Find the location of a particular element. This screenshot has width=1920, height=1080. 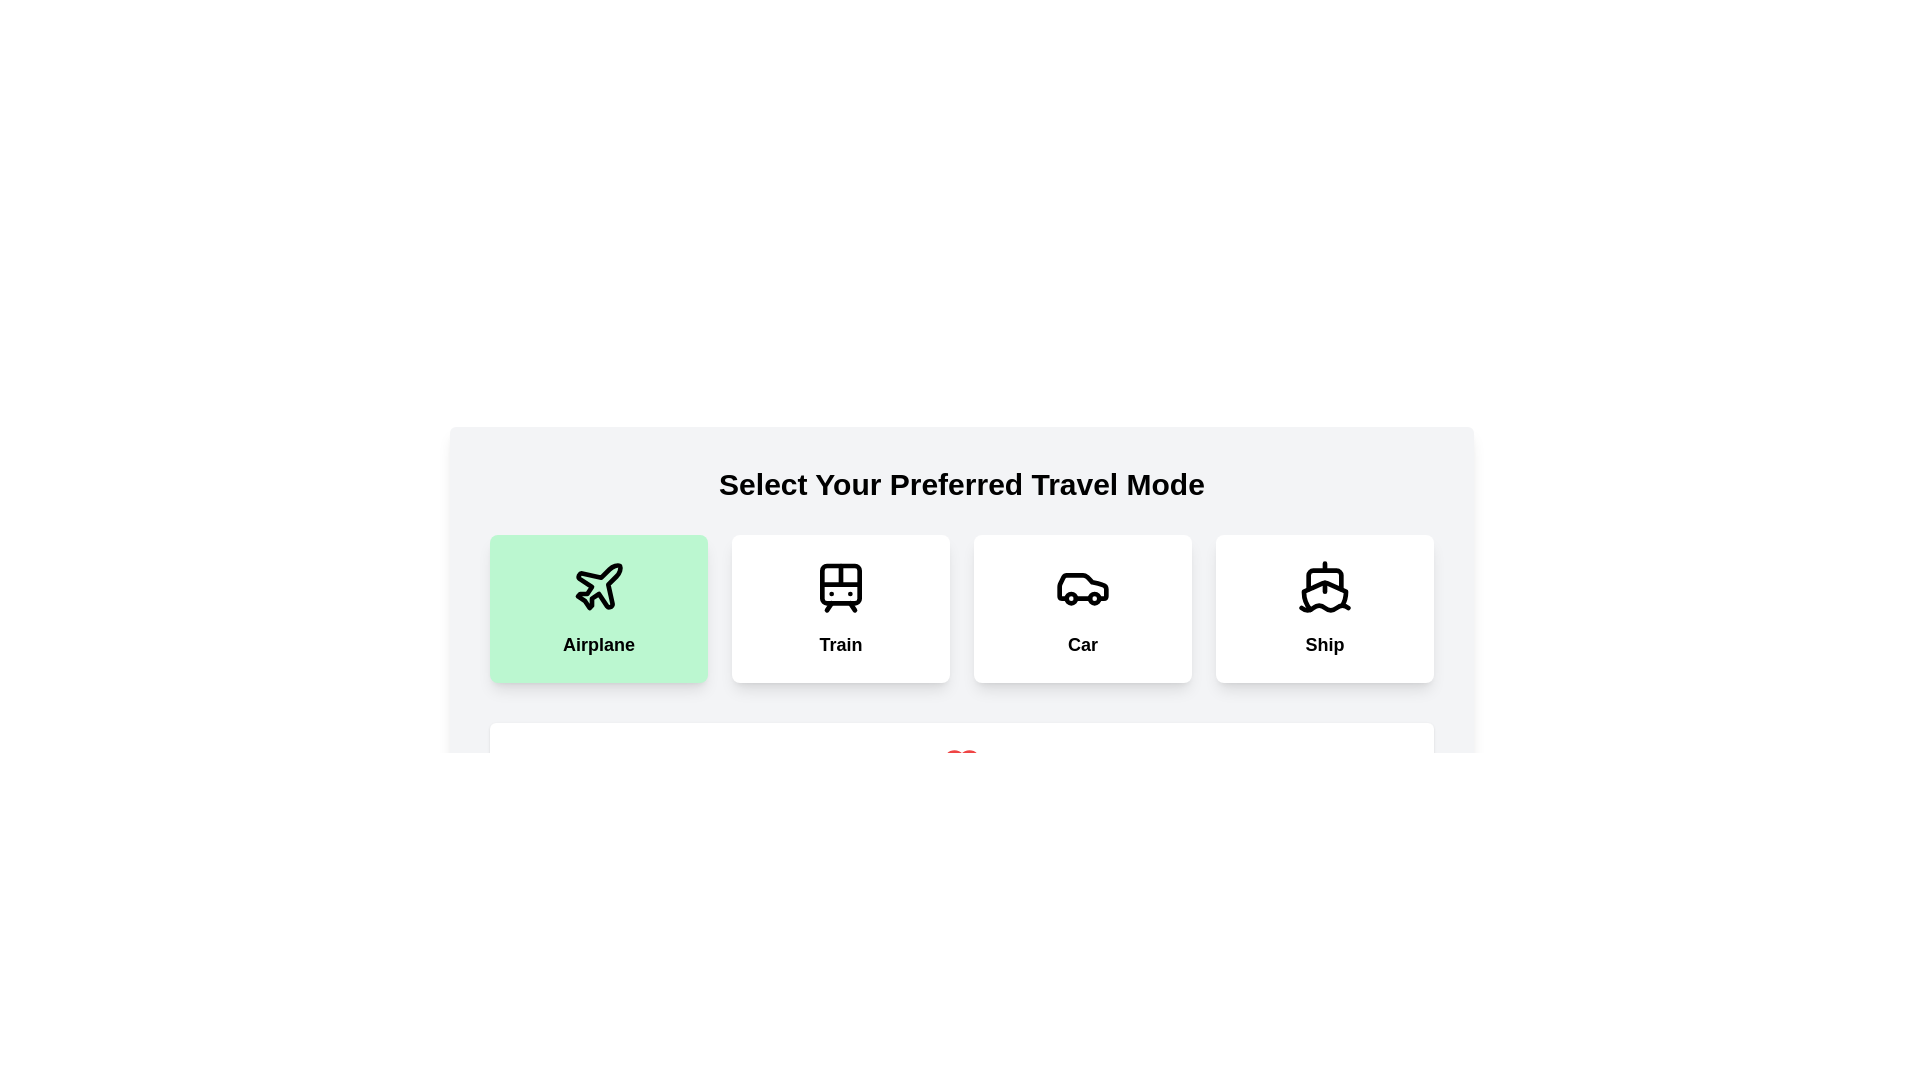

the text label displaying 'Airplane', which is bold and prominently aligned below an airplane icon is located at coordinates (598, 644).